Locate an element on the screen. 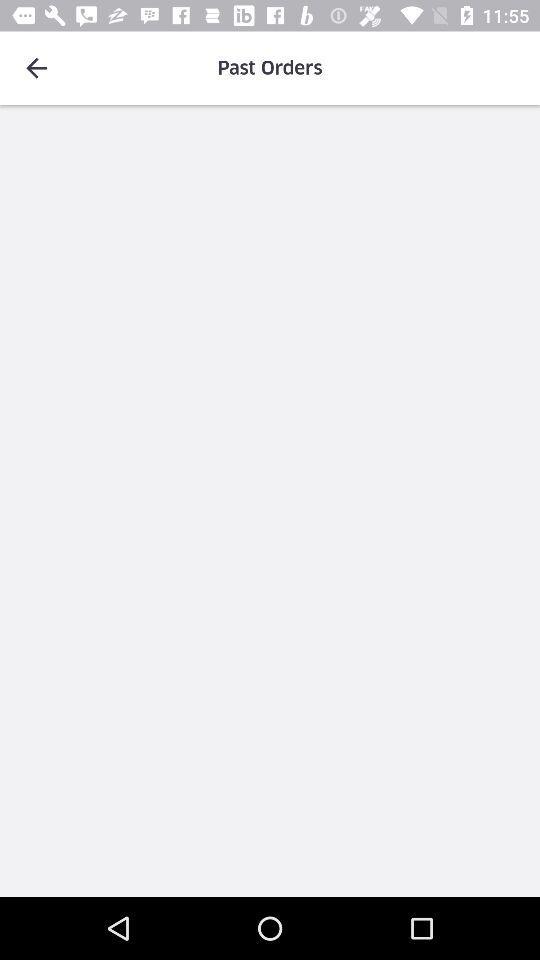 This screenshot has width=540, height=960. item to the left of the past orders is located at coordinates (36, 68).